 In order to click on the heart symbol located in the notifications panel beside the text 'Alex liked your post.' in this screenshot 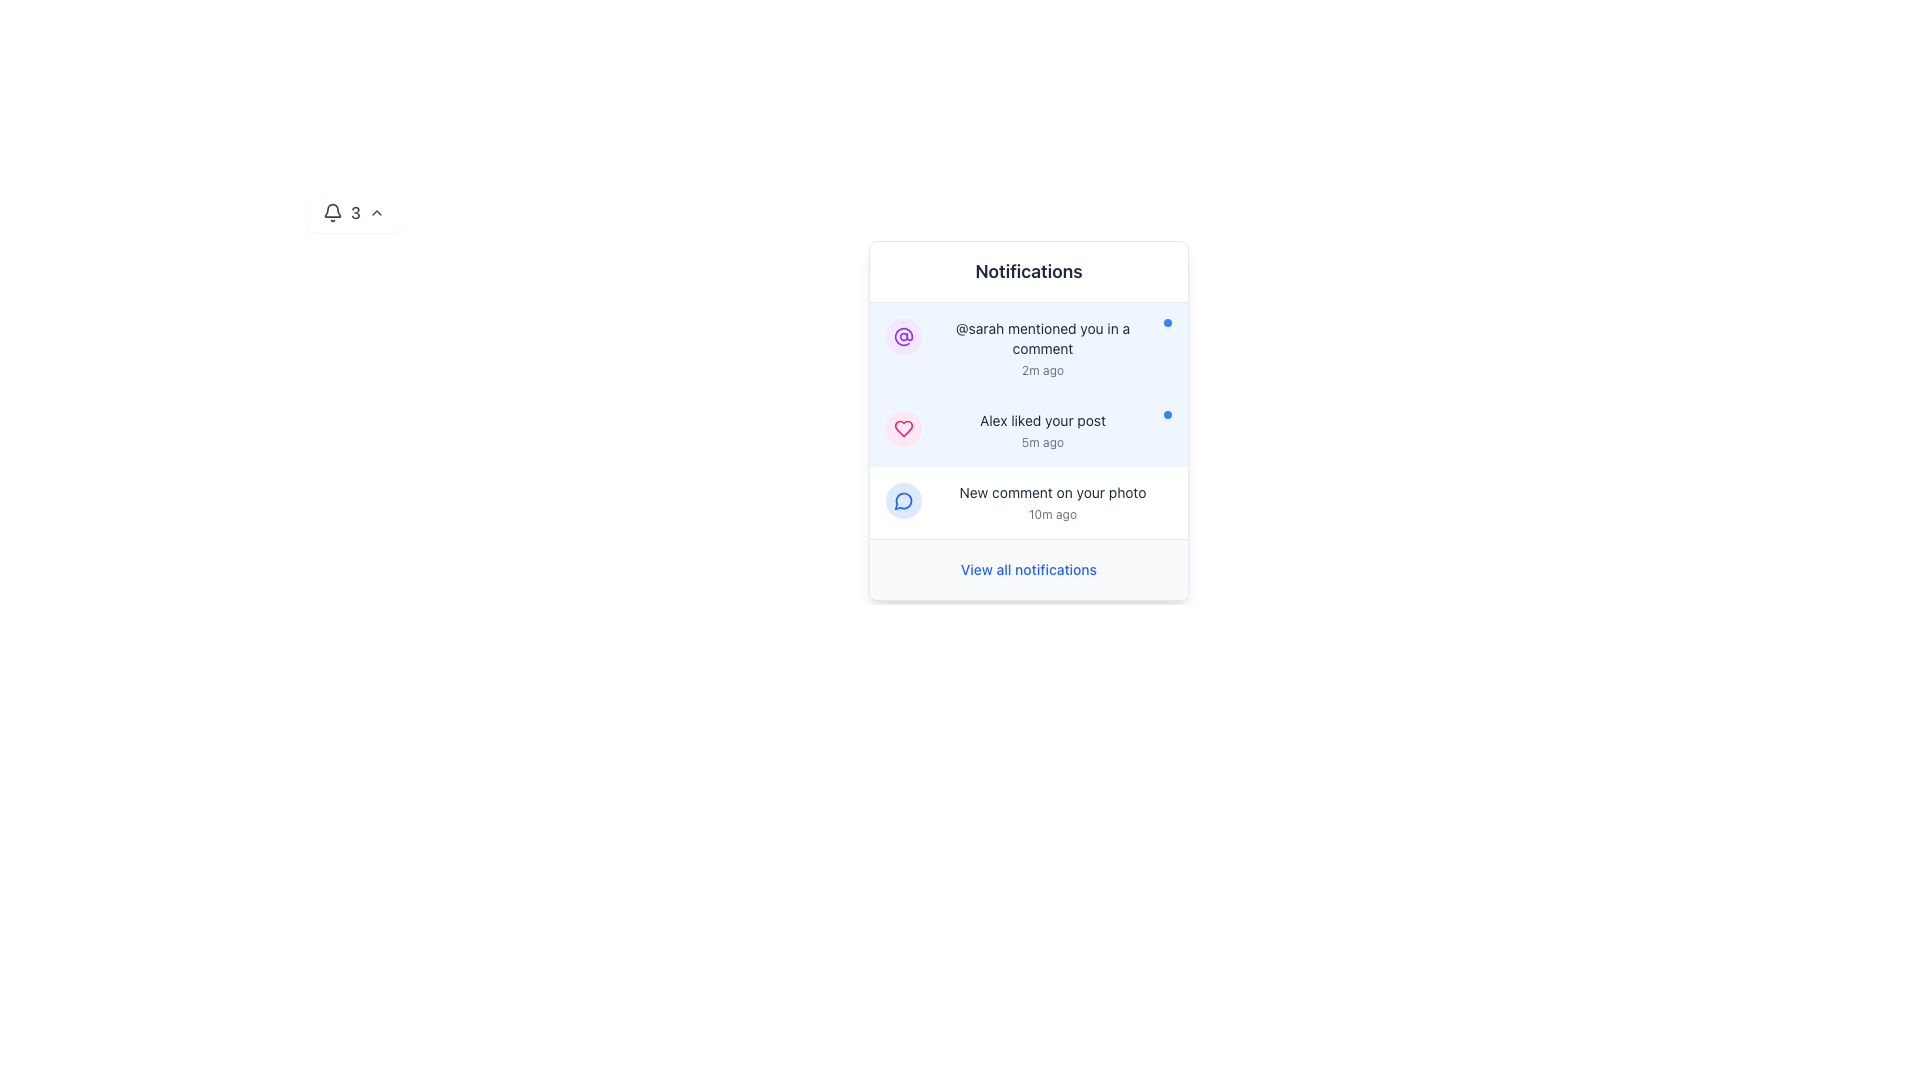, I will do `click(902, 427)`.